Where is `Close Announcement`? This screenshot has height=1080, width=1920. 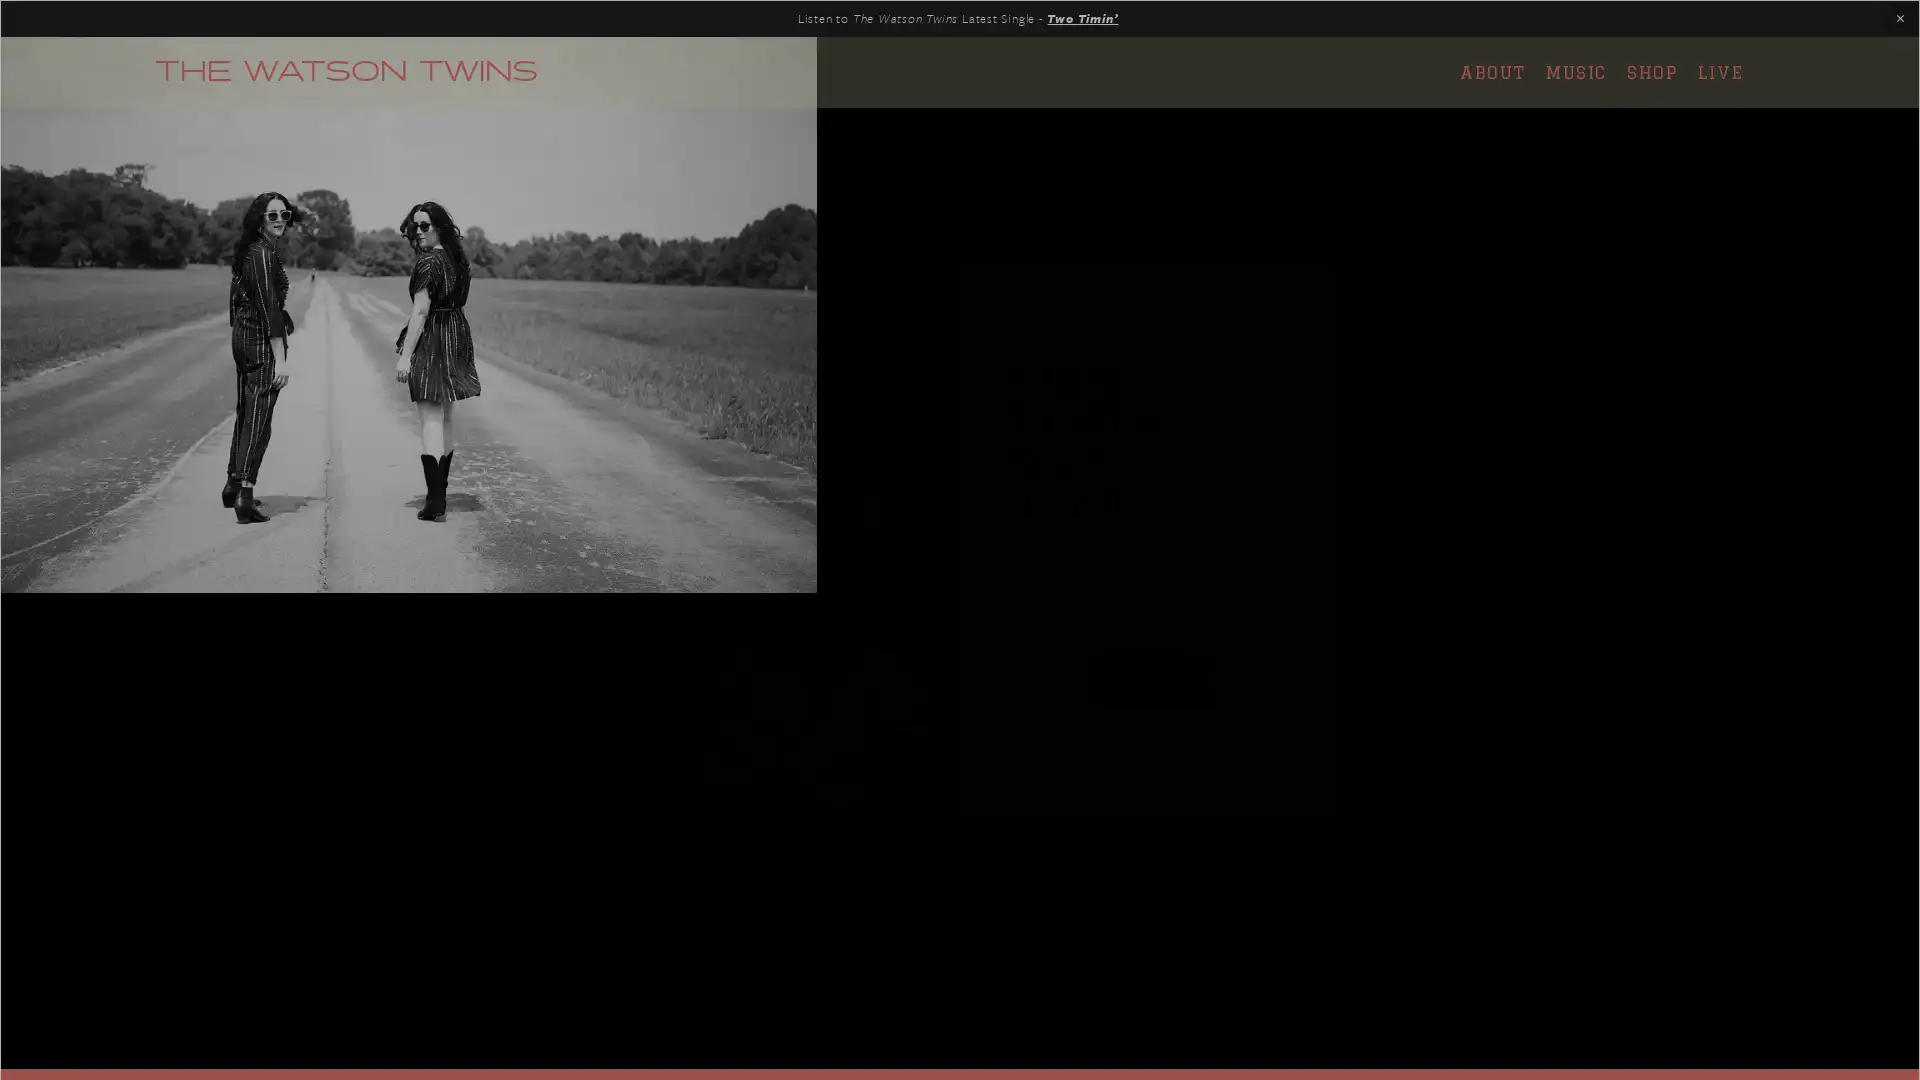 Close Announcement is located at coordinates (1899, 19).